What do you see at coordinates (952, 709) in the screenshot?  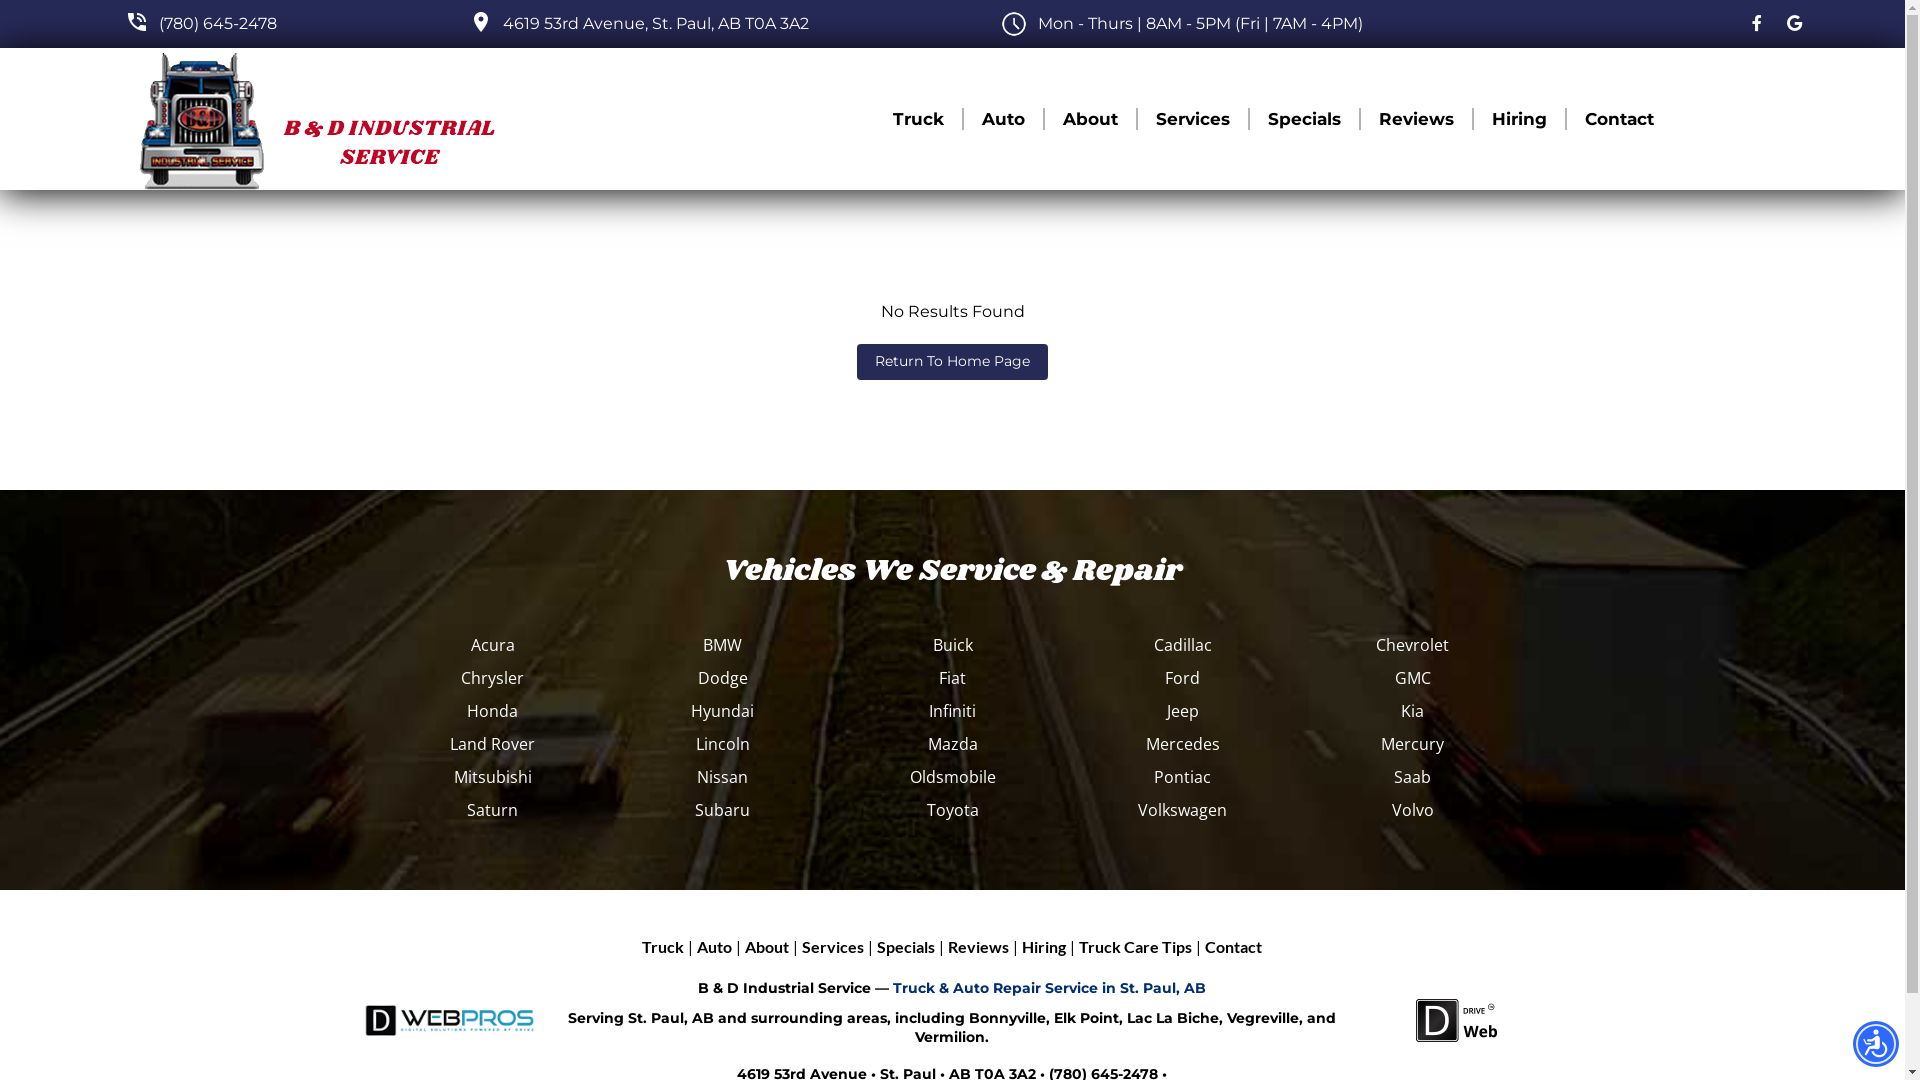 I see `'Infiniti'` at bounding box center [952, 709].